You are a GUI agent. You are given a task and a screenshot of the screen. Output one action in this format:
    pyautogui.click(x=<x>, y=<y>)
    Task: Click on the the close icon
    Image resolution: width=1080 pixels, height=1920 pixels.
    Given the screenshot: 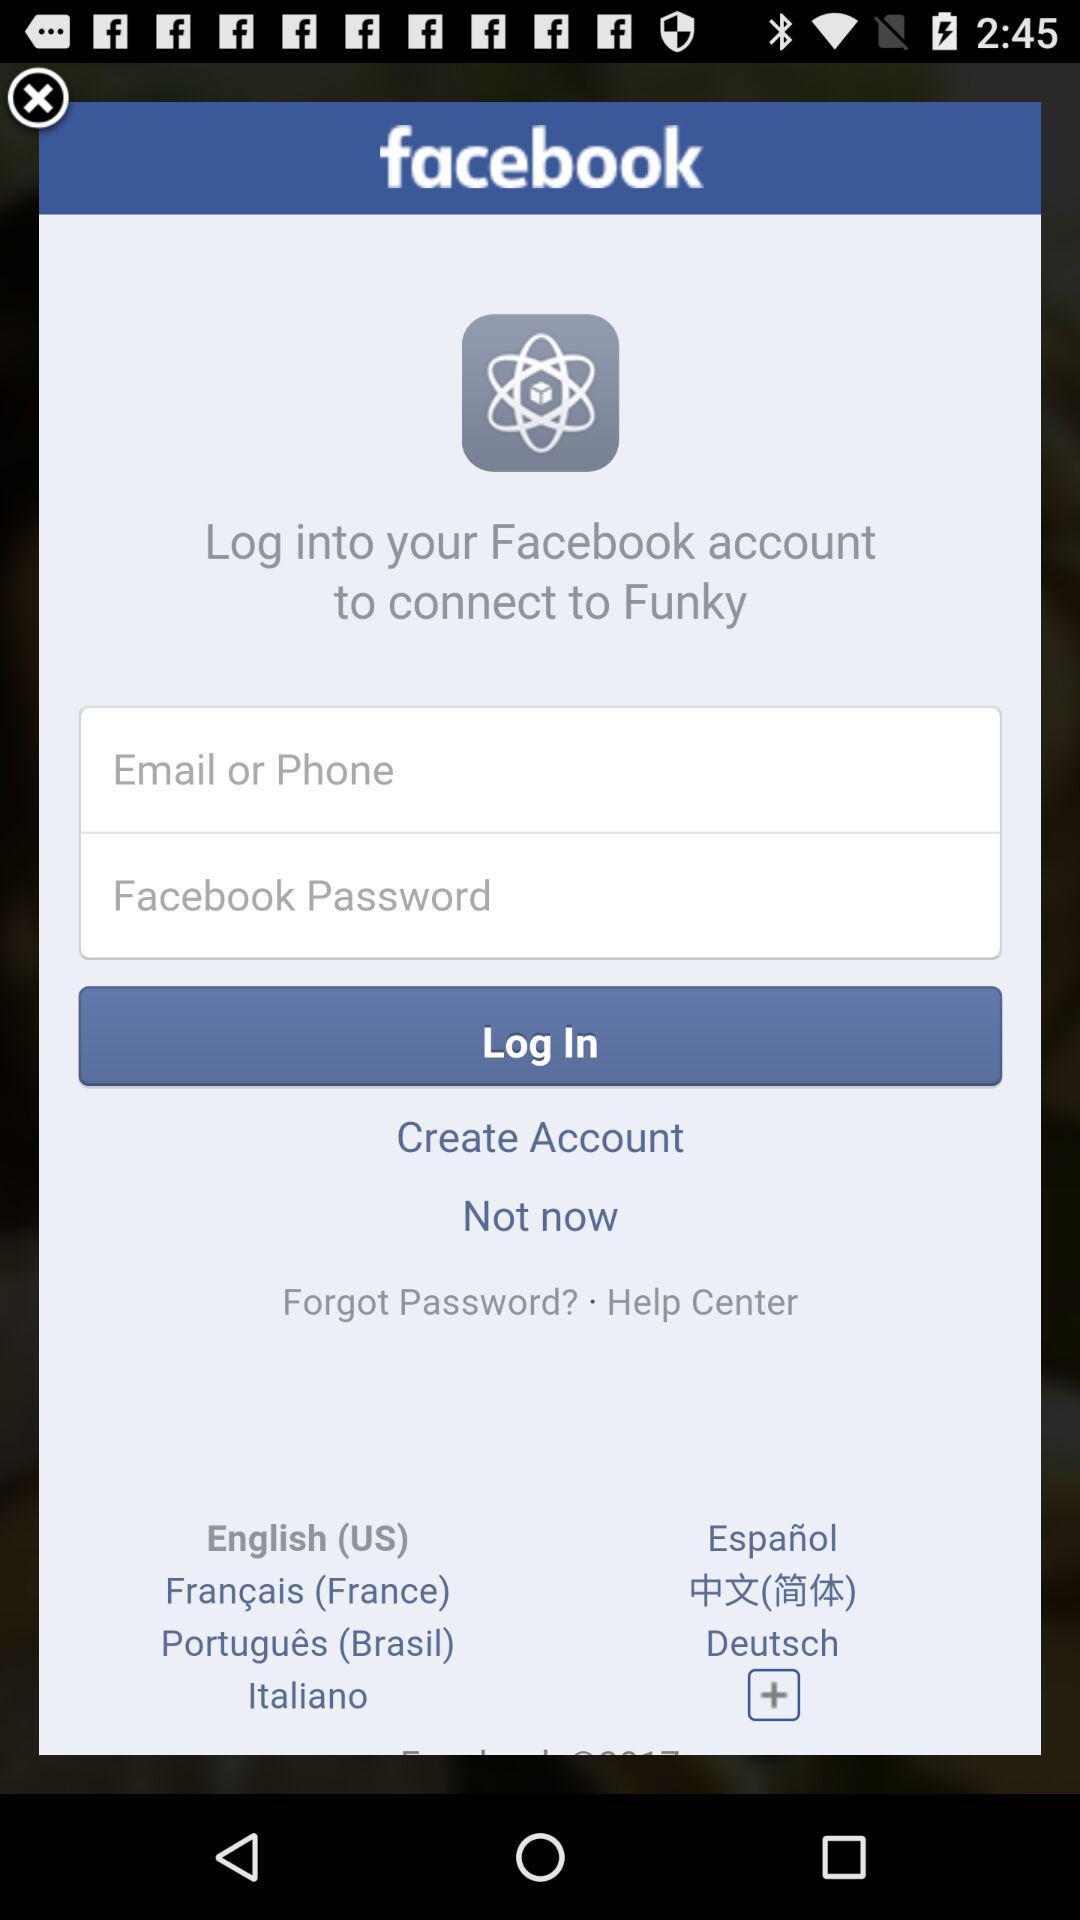 What is the action you would take?
    pyautogui.click(x=38, y=107)
    